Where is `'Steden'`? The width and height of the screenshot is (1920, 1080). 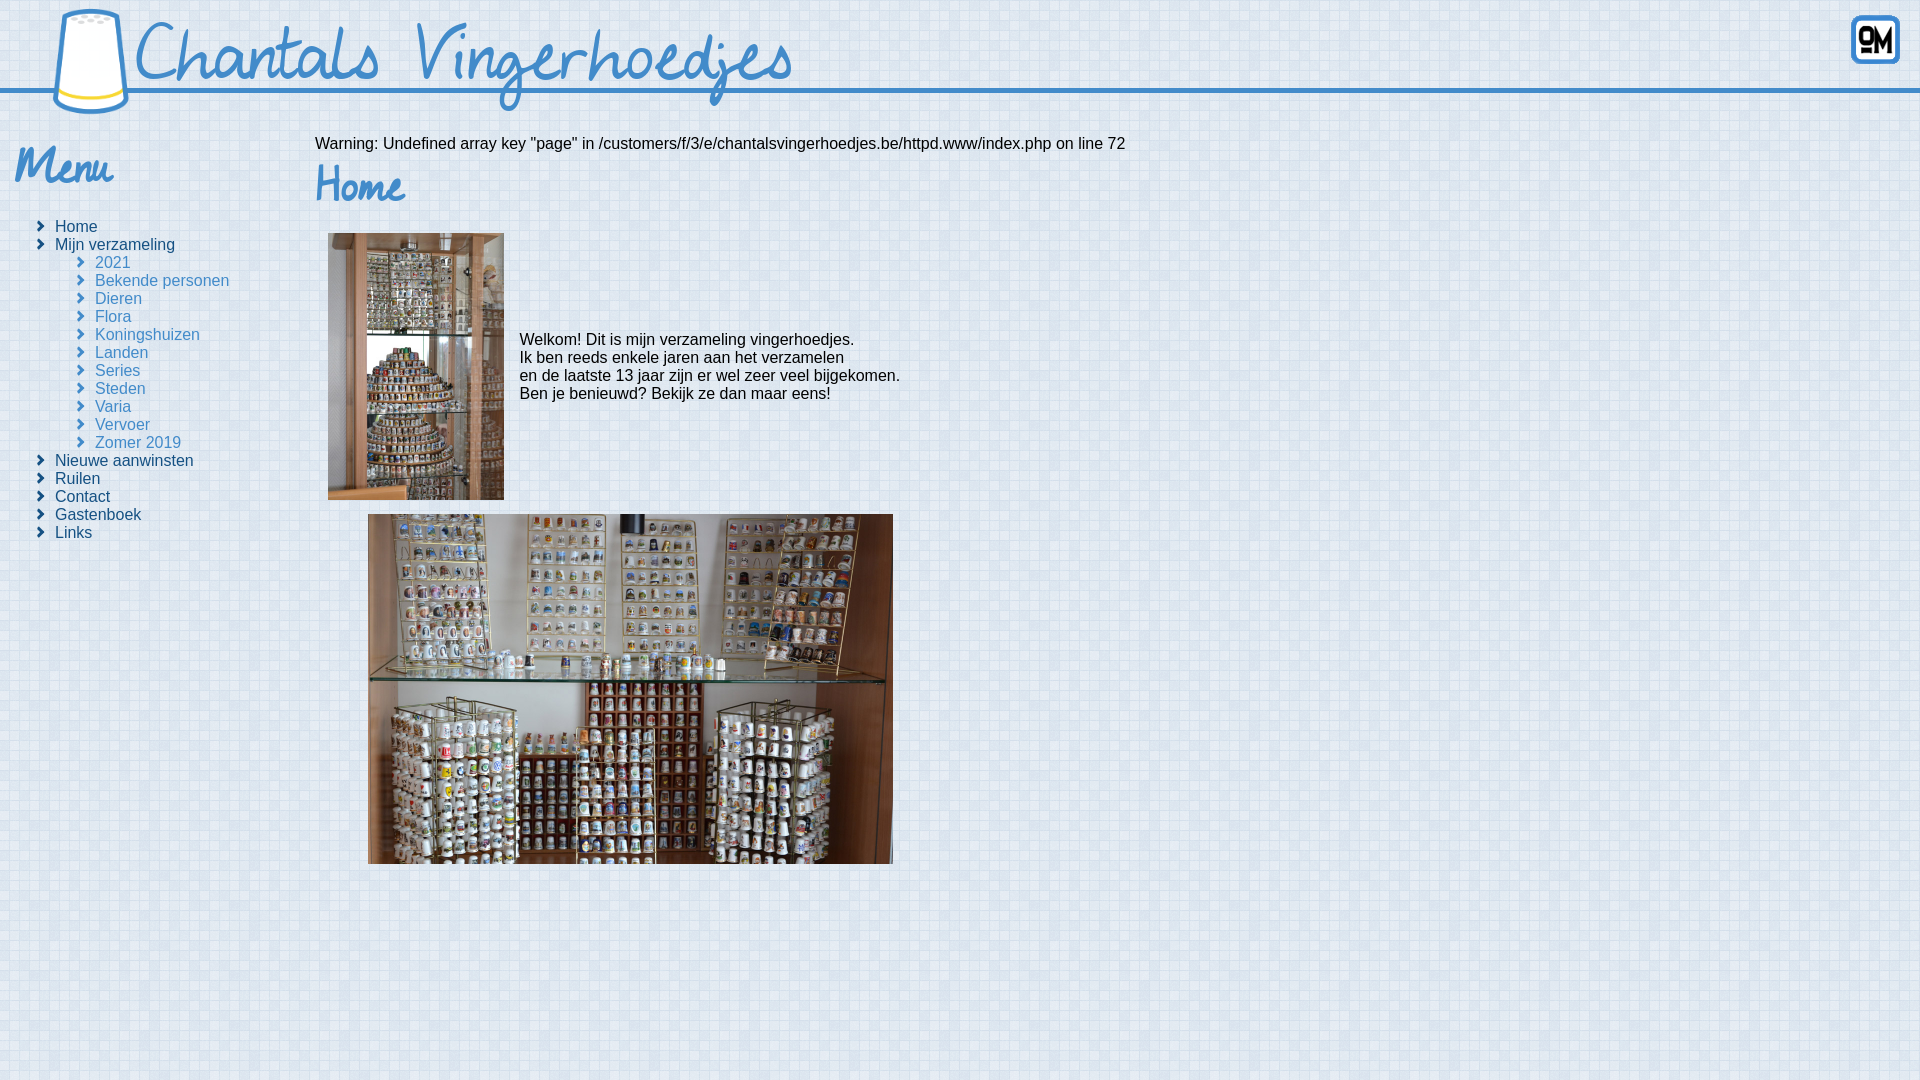
'Steden' is located at coordinates (190, 389).